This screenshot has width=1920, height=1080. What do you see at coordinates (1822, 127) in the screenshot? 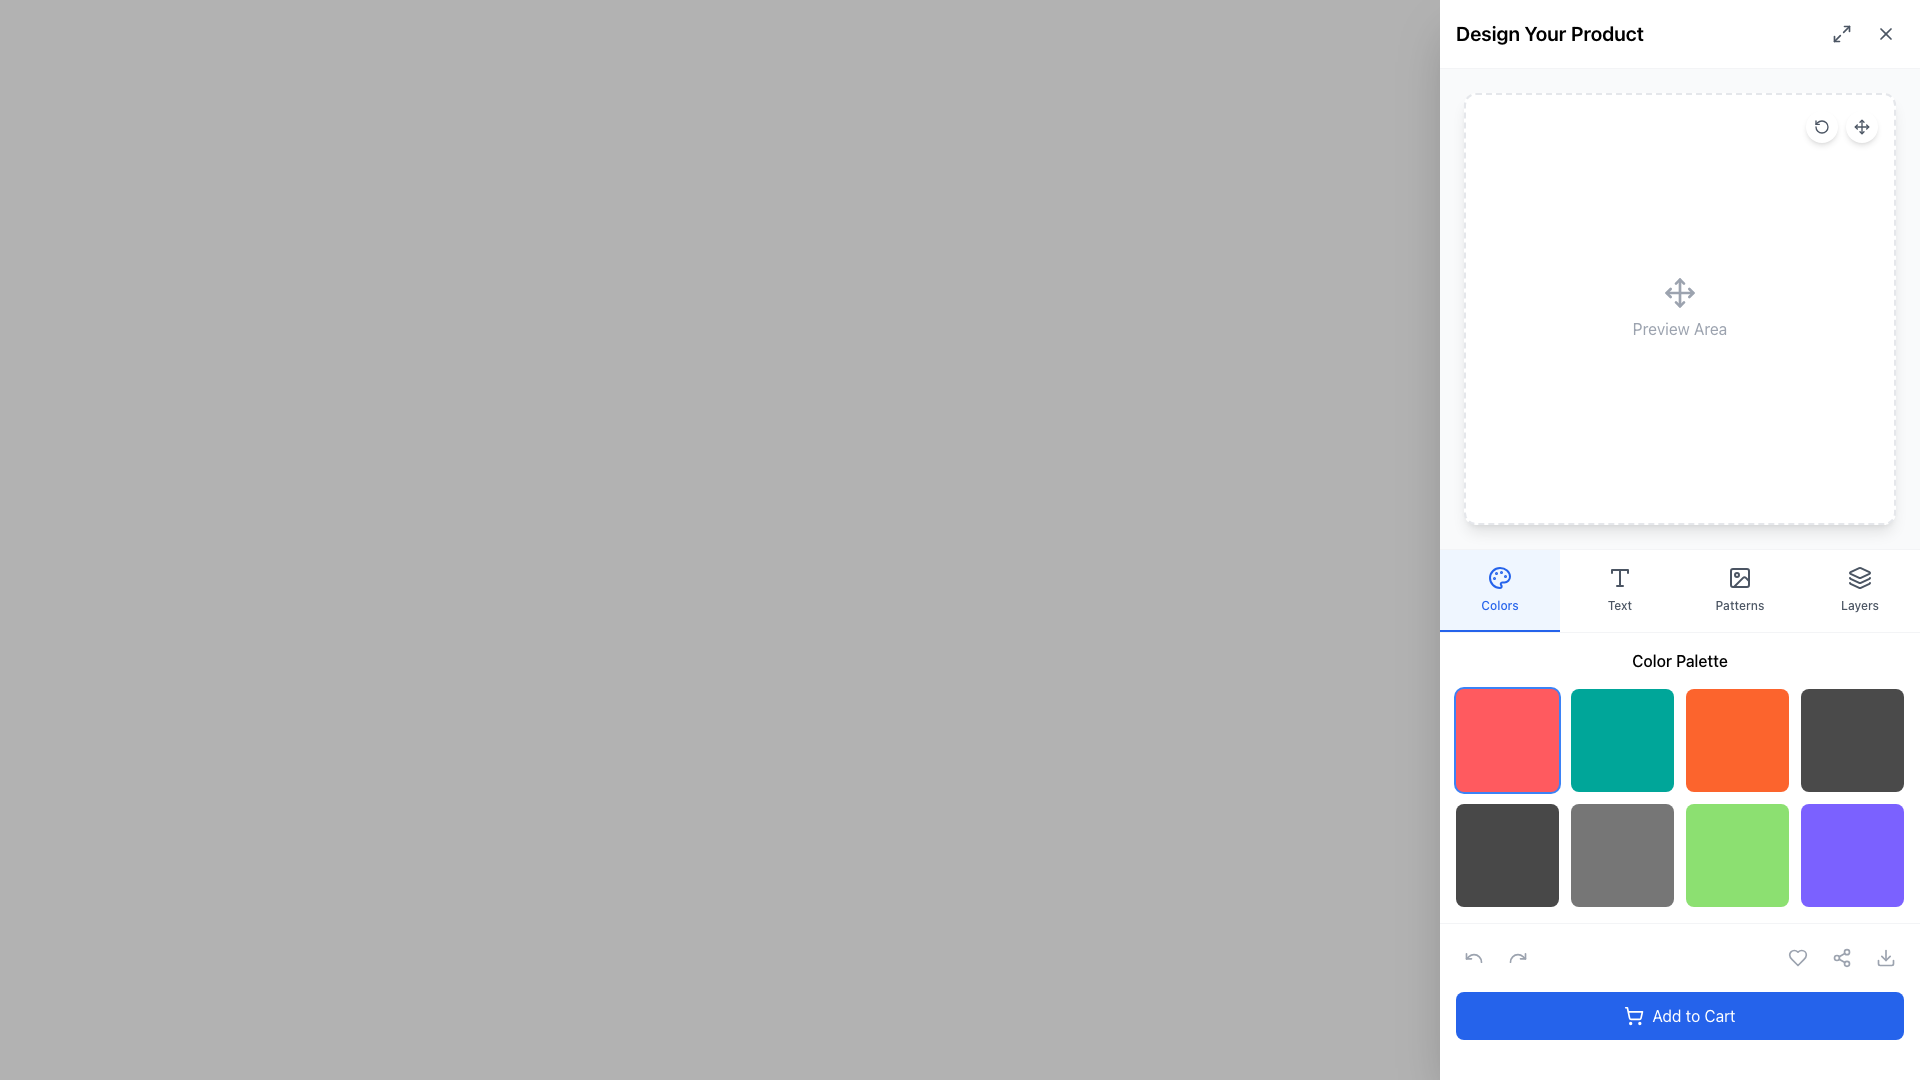
I see `the leftmost circular button in the top-right corner of the preview area` at bounding box center [1822, 127].